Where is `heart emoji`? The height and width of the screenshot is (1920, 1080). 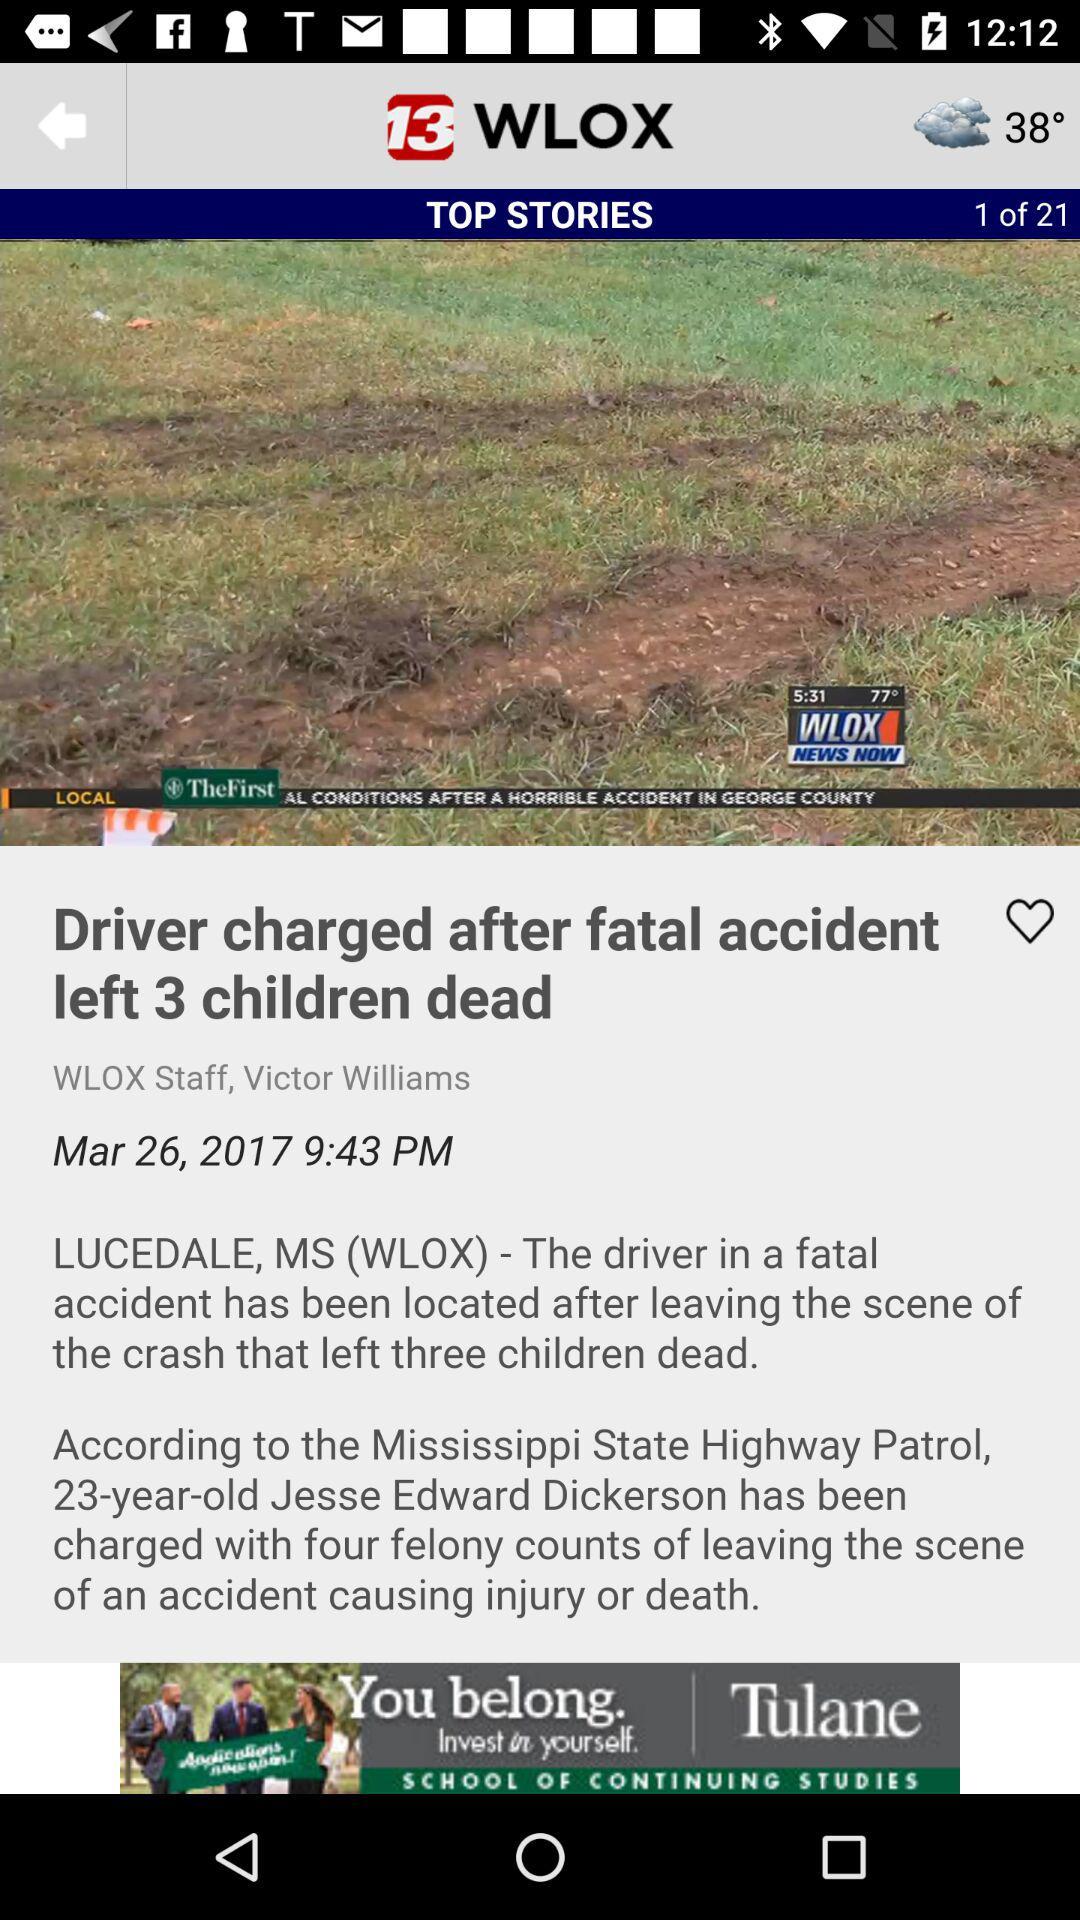
heart emoji is located at coordinates (1017, 920).